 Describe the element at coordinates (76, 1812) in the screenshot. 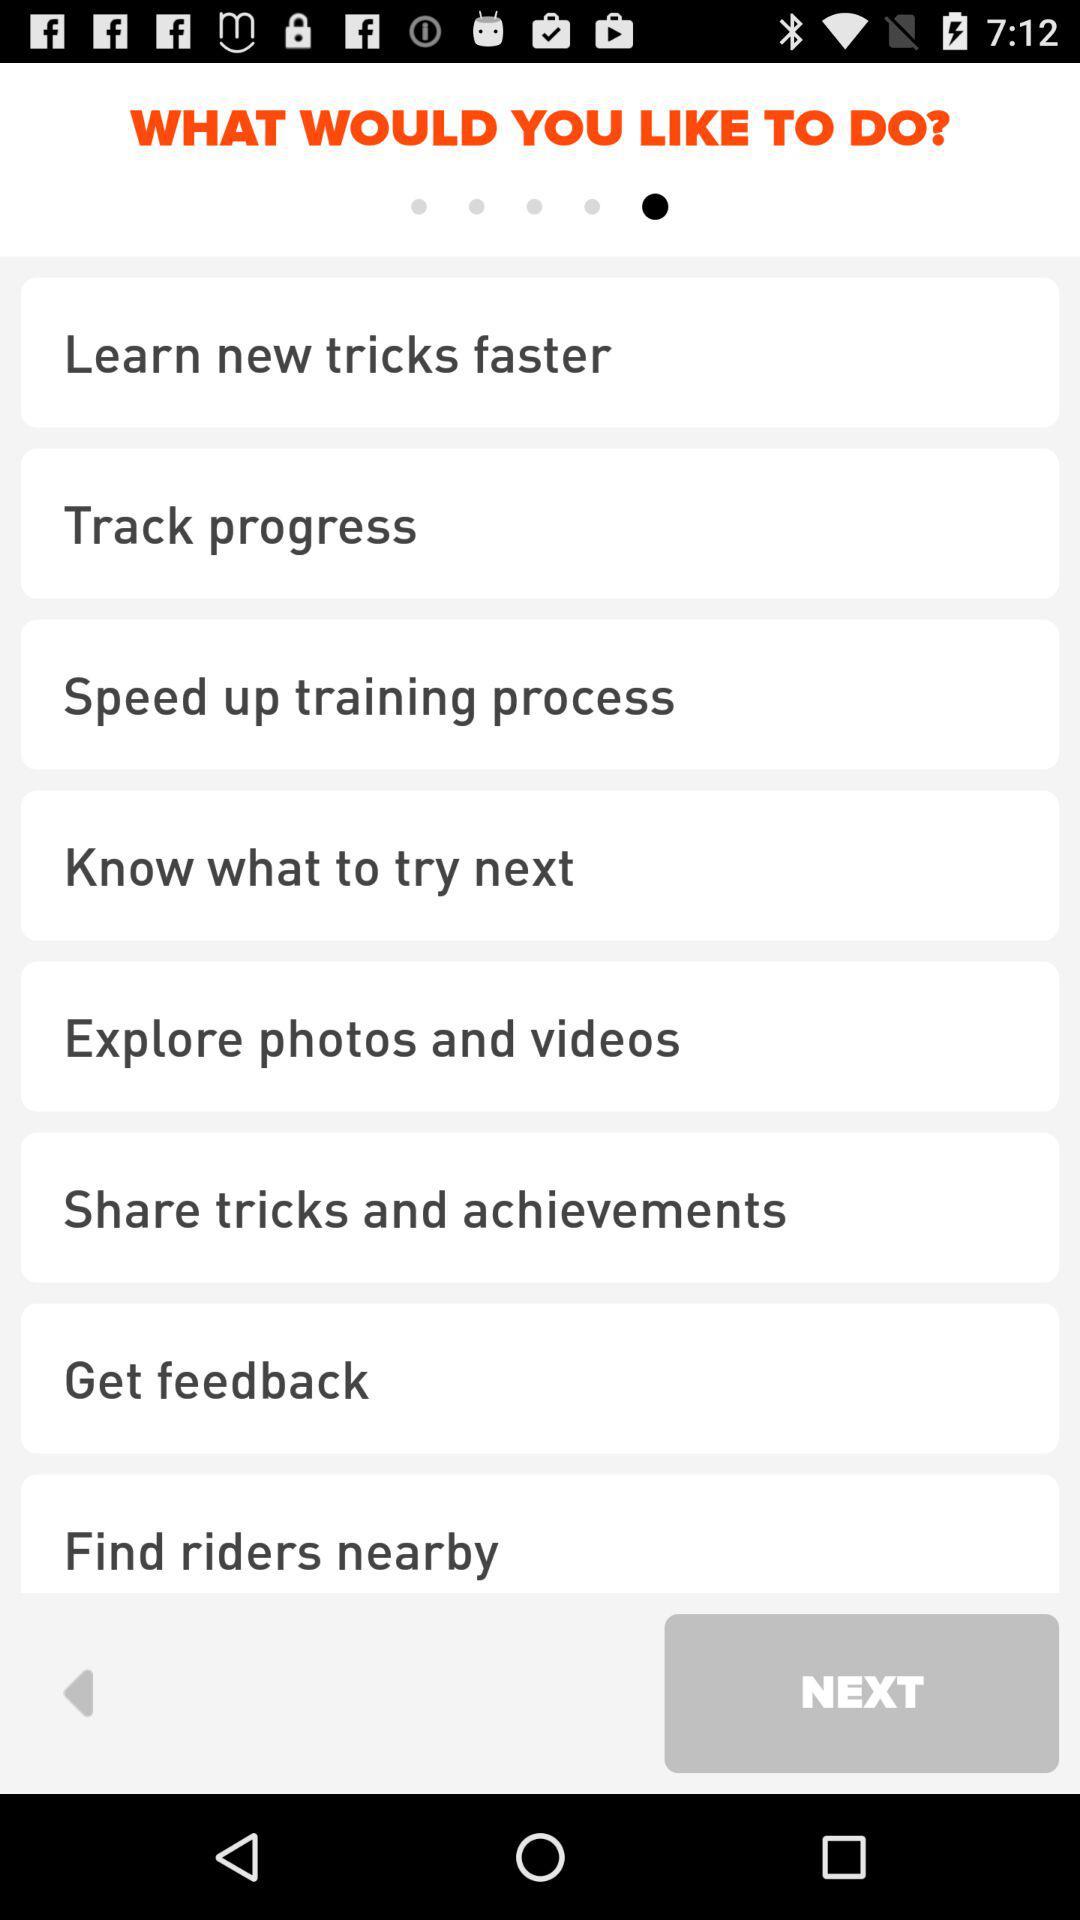

I see `the arrow_backward icon` at that location.